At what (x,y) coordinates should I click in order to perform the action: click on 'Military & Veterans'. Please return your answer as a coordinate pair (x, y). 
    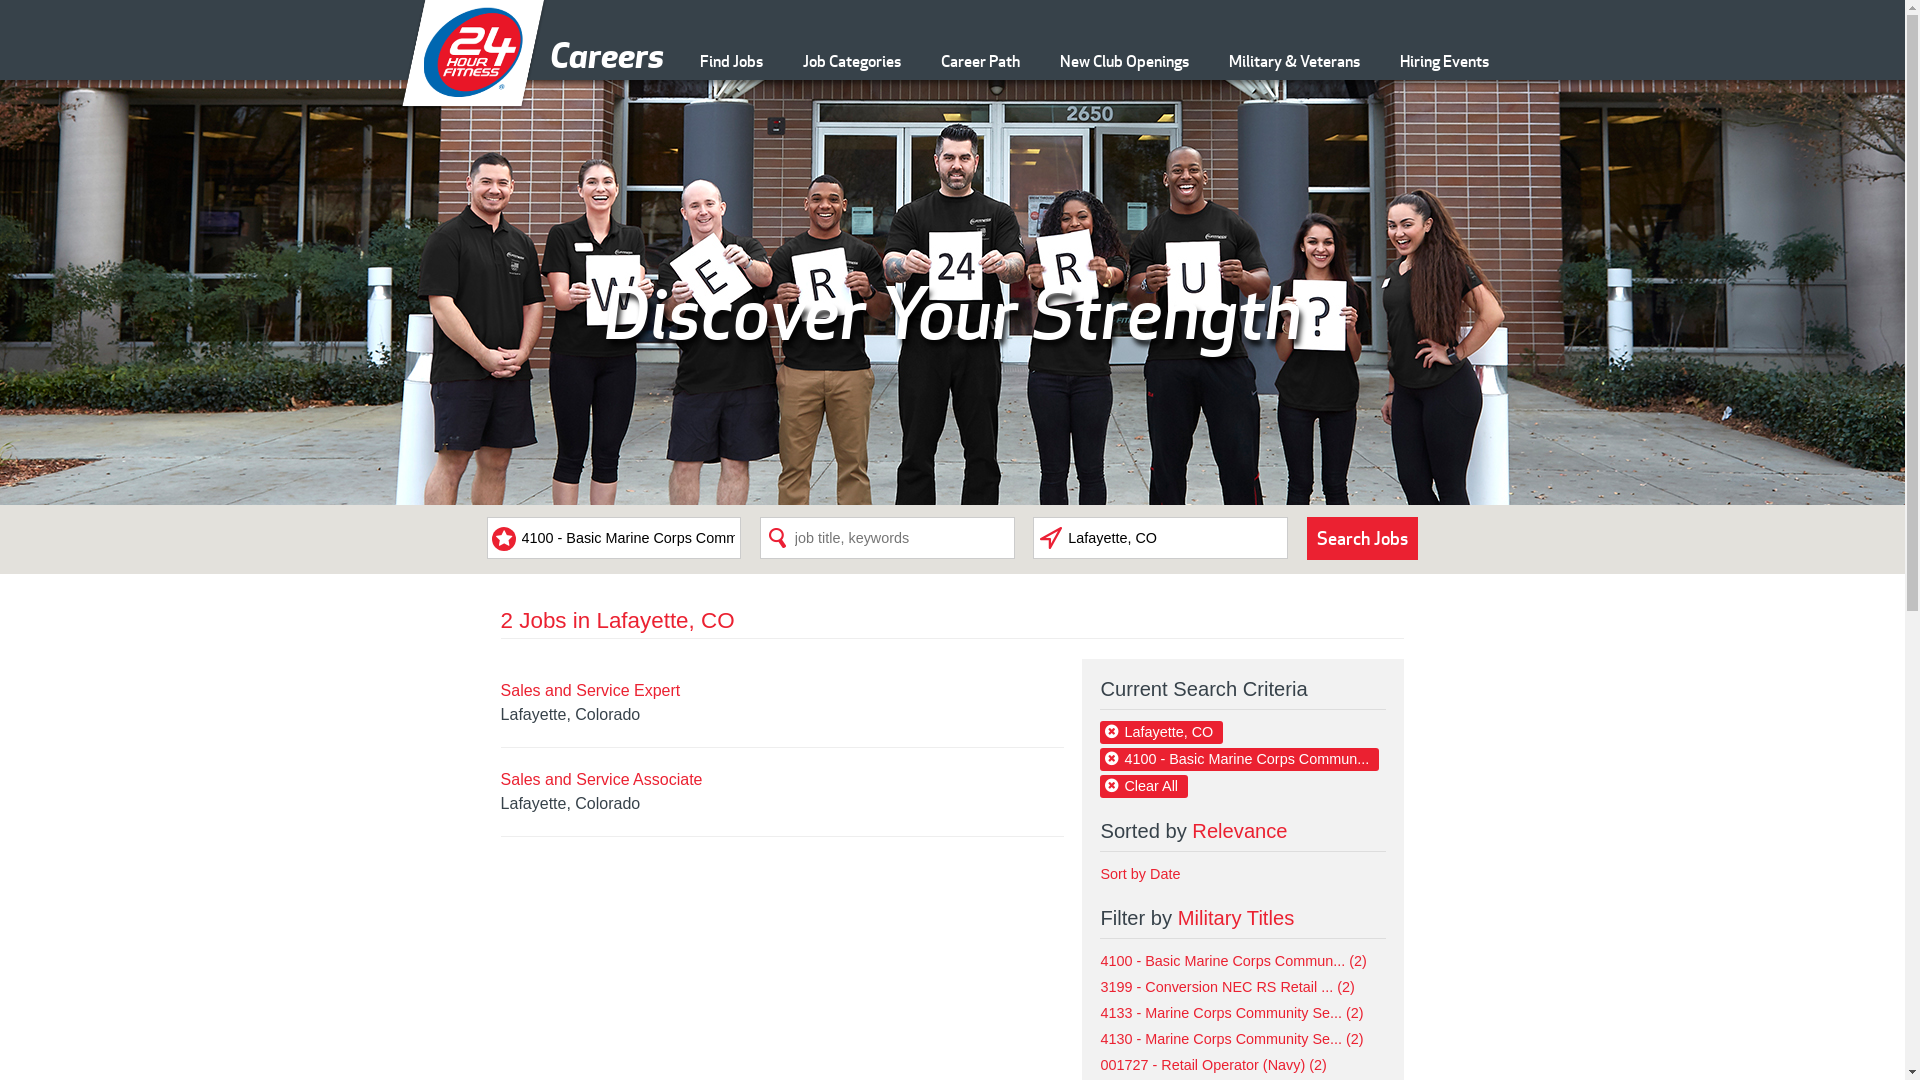
    Looking at the image, I should click on (1293, 56).